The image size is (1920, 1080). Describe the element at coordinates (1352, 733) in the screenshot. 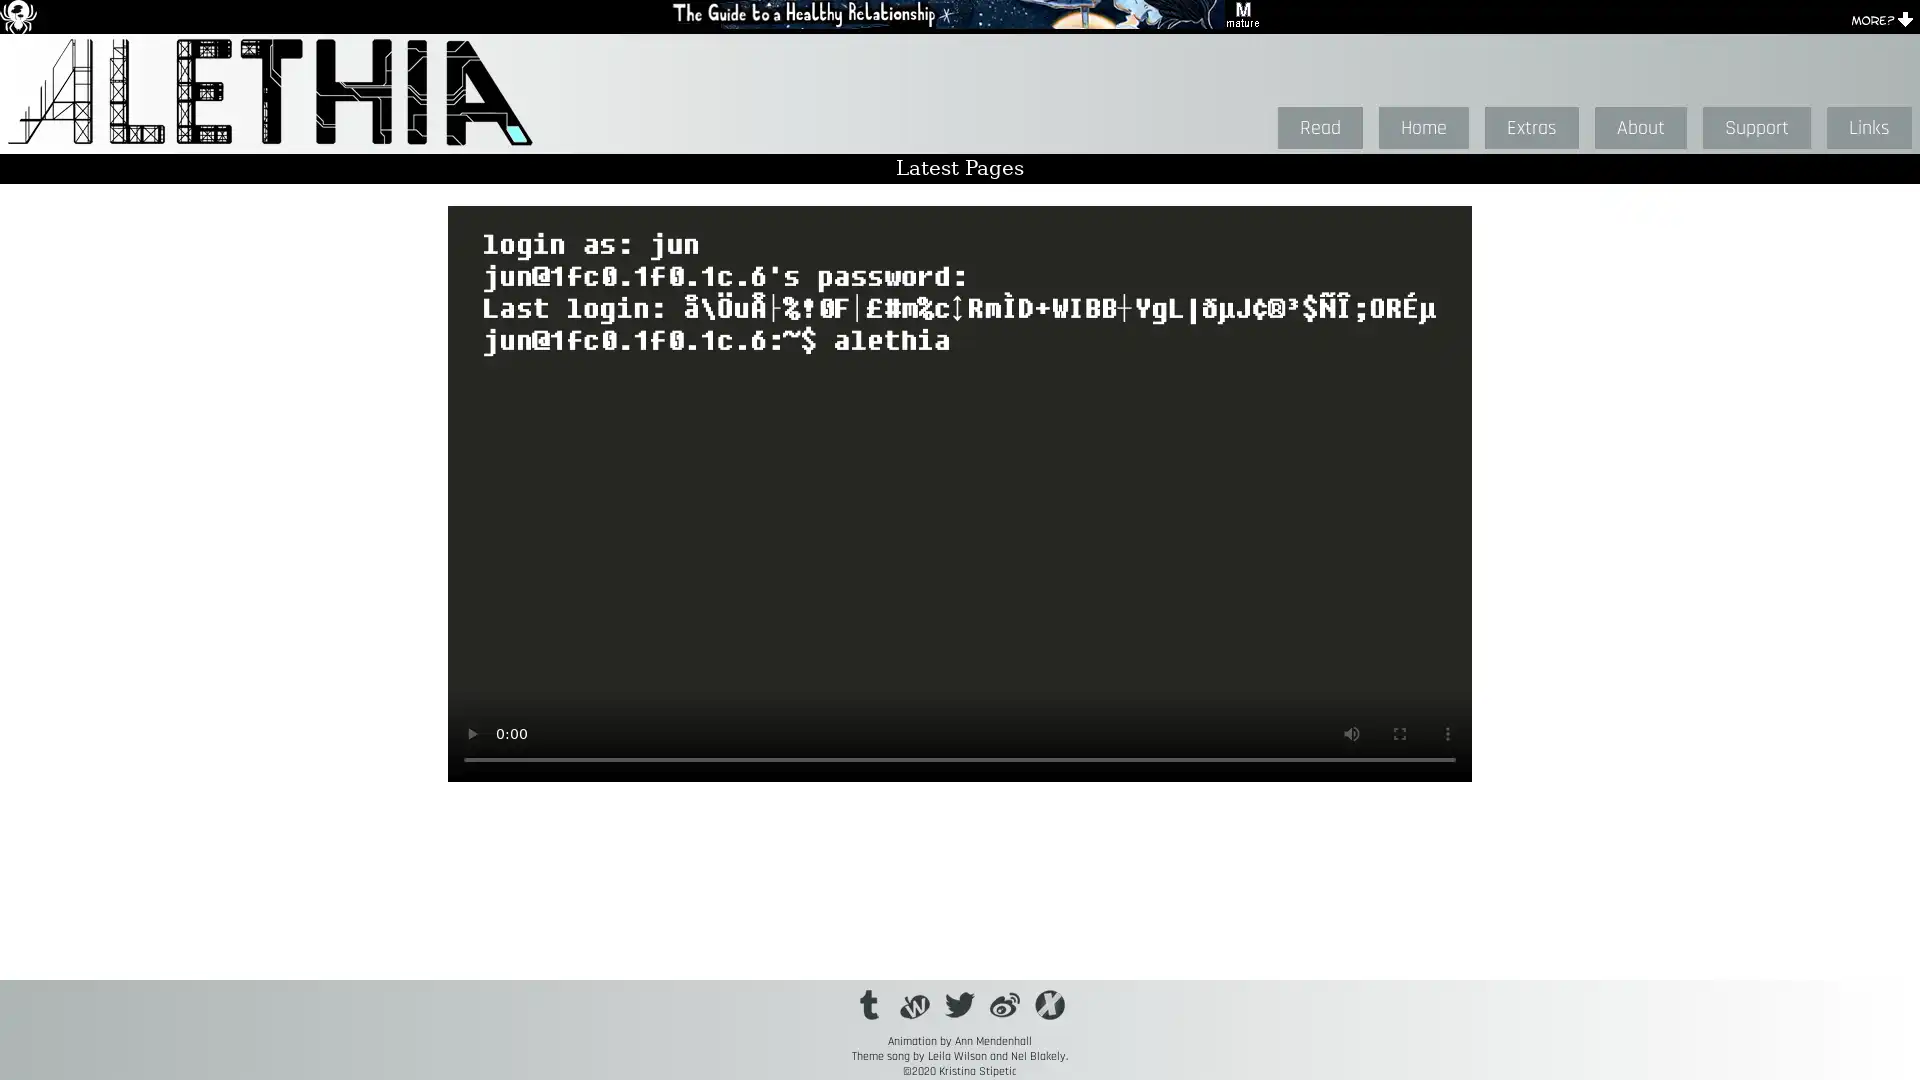

I see `mute` at that location.